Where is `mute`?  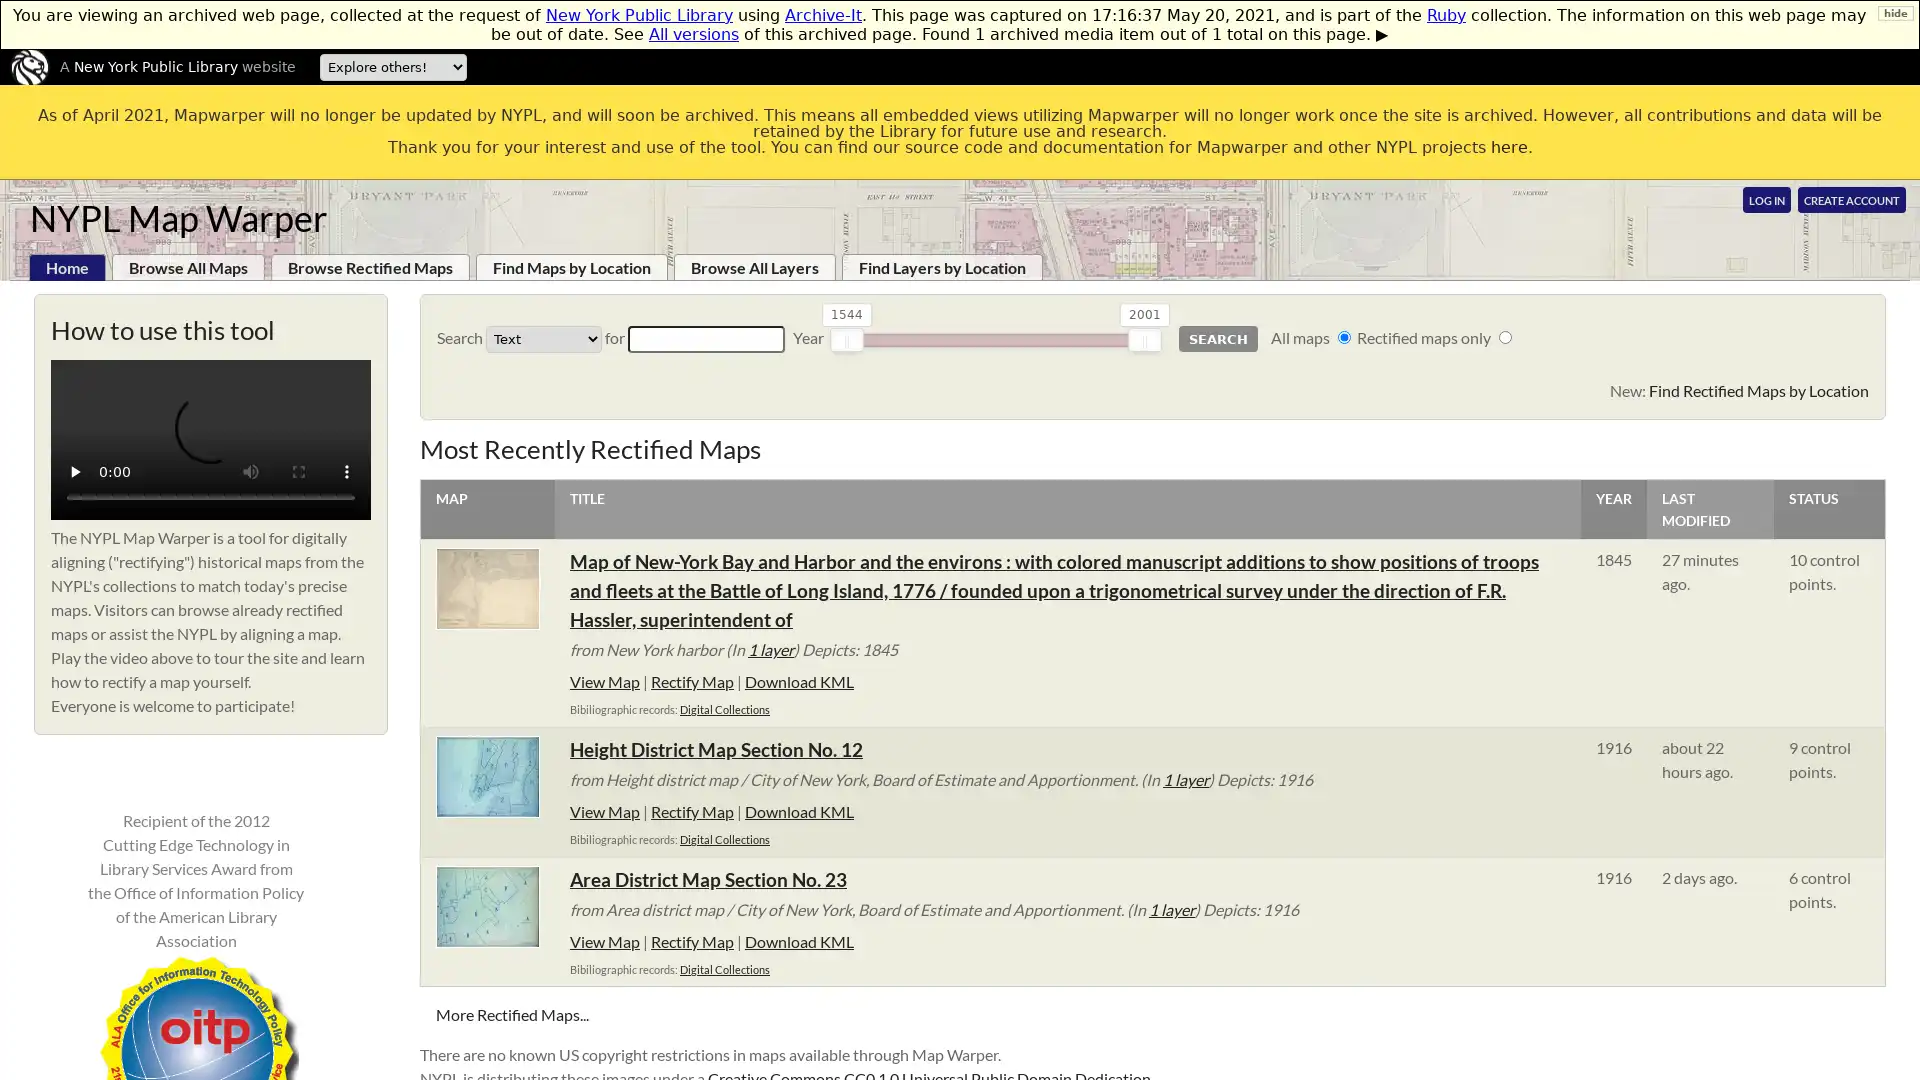 mute is located at coordinates (249, 471).